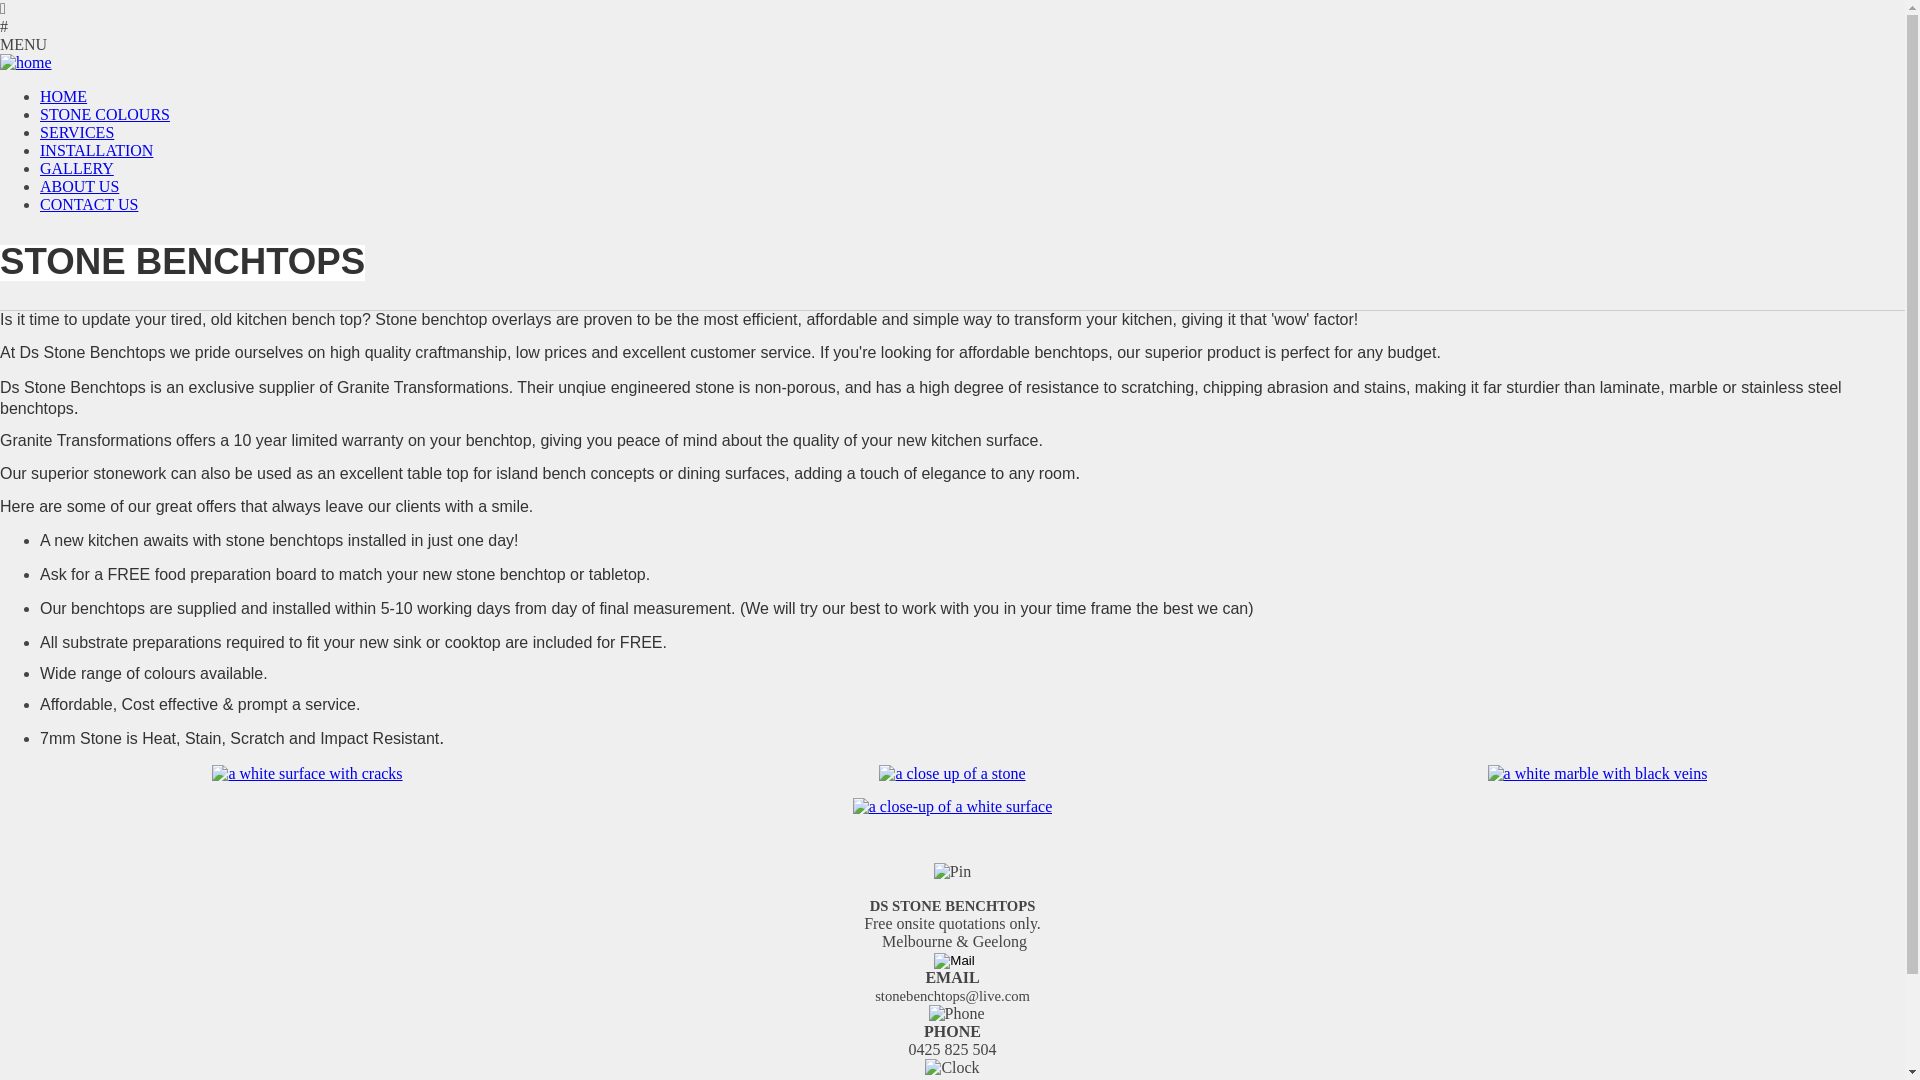 The width and height of the screenshot is (1920, 1080). I want to click on 'GALLERY', so click(76, 167).